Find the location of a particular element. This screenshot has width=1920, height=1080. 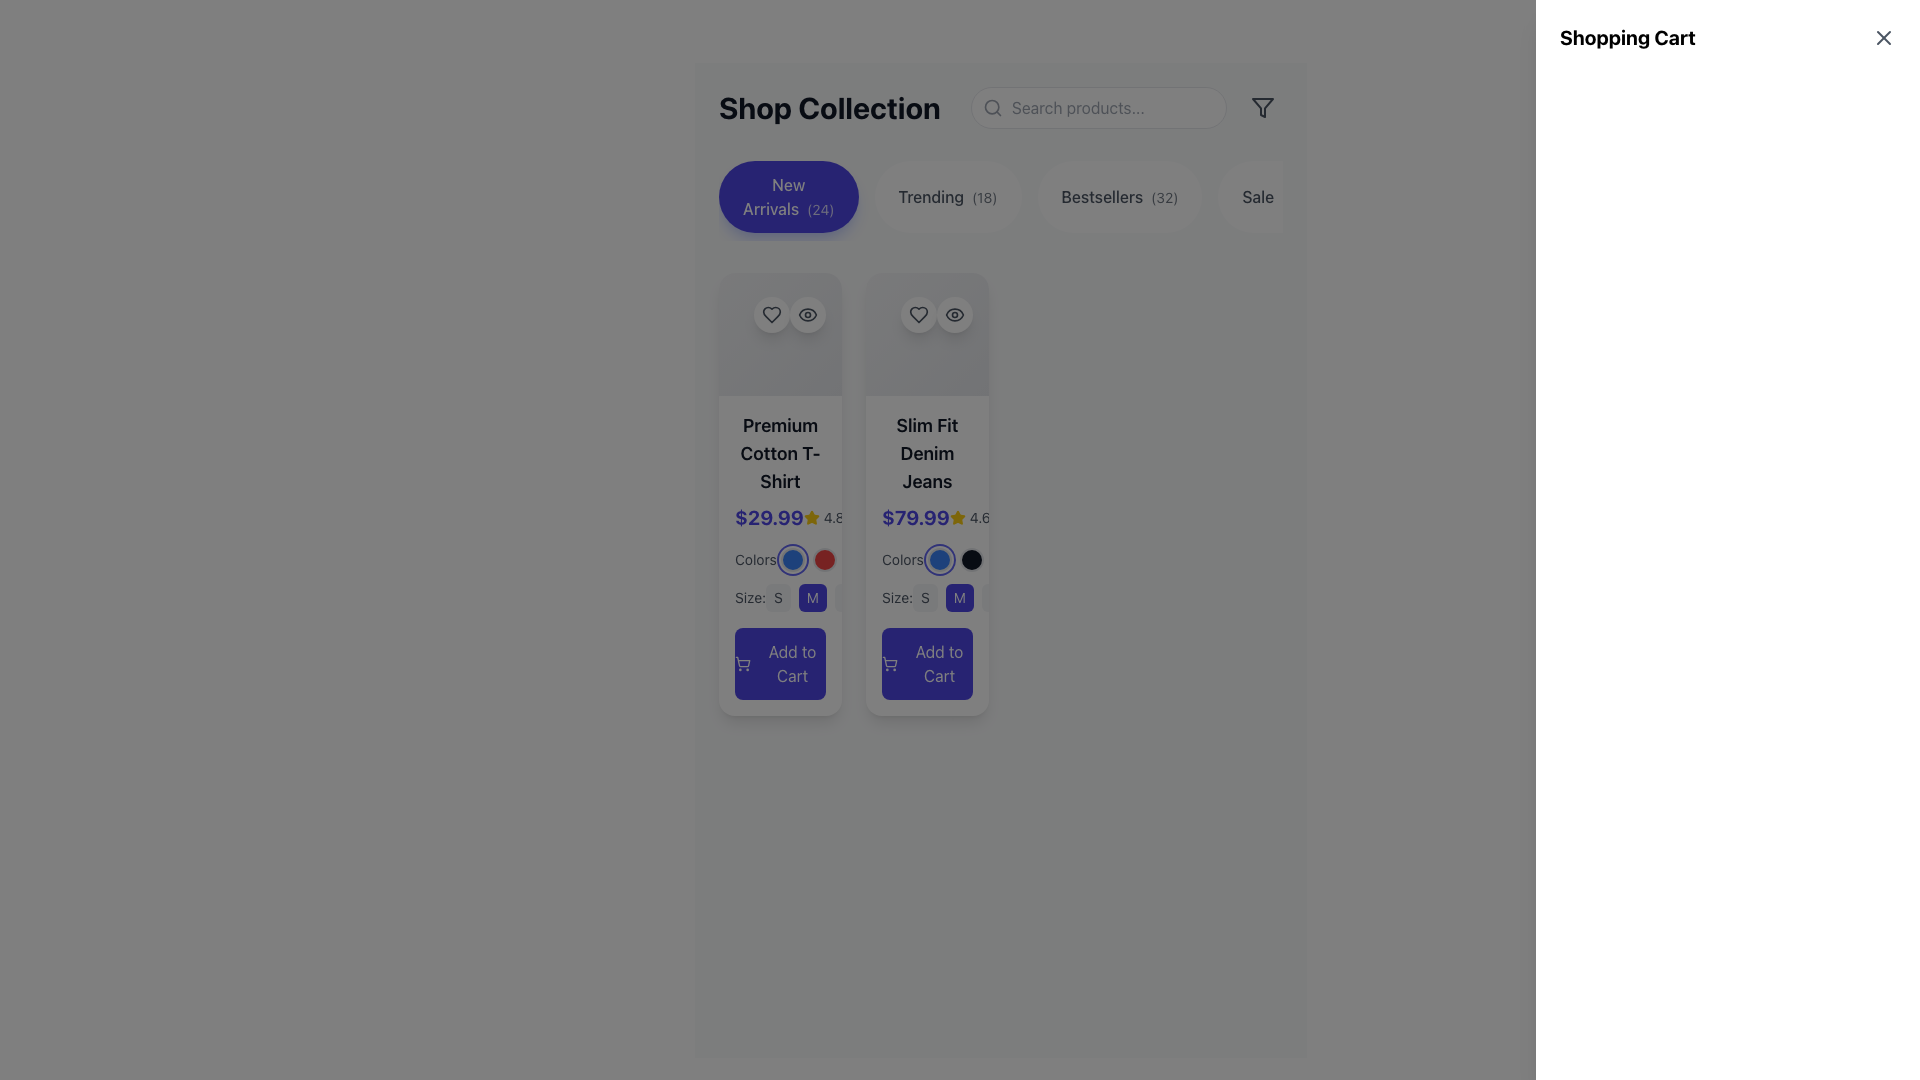

text labeled 'Sale' located within a button-like component on the right-hand side of the category bar is located at coordinates (1257, 196).